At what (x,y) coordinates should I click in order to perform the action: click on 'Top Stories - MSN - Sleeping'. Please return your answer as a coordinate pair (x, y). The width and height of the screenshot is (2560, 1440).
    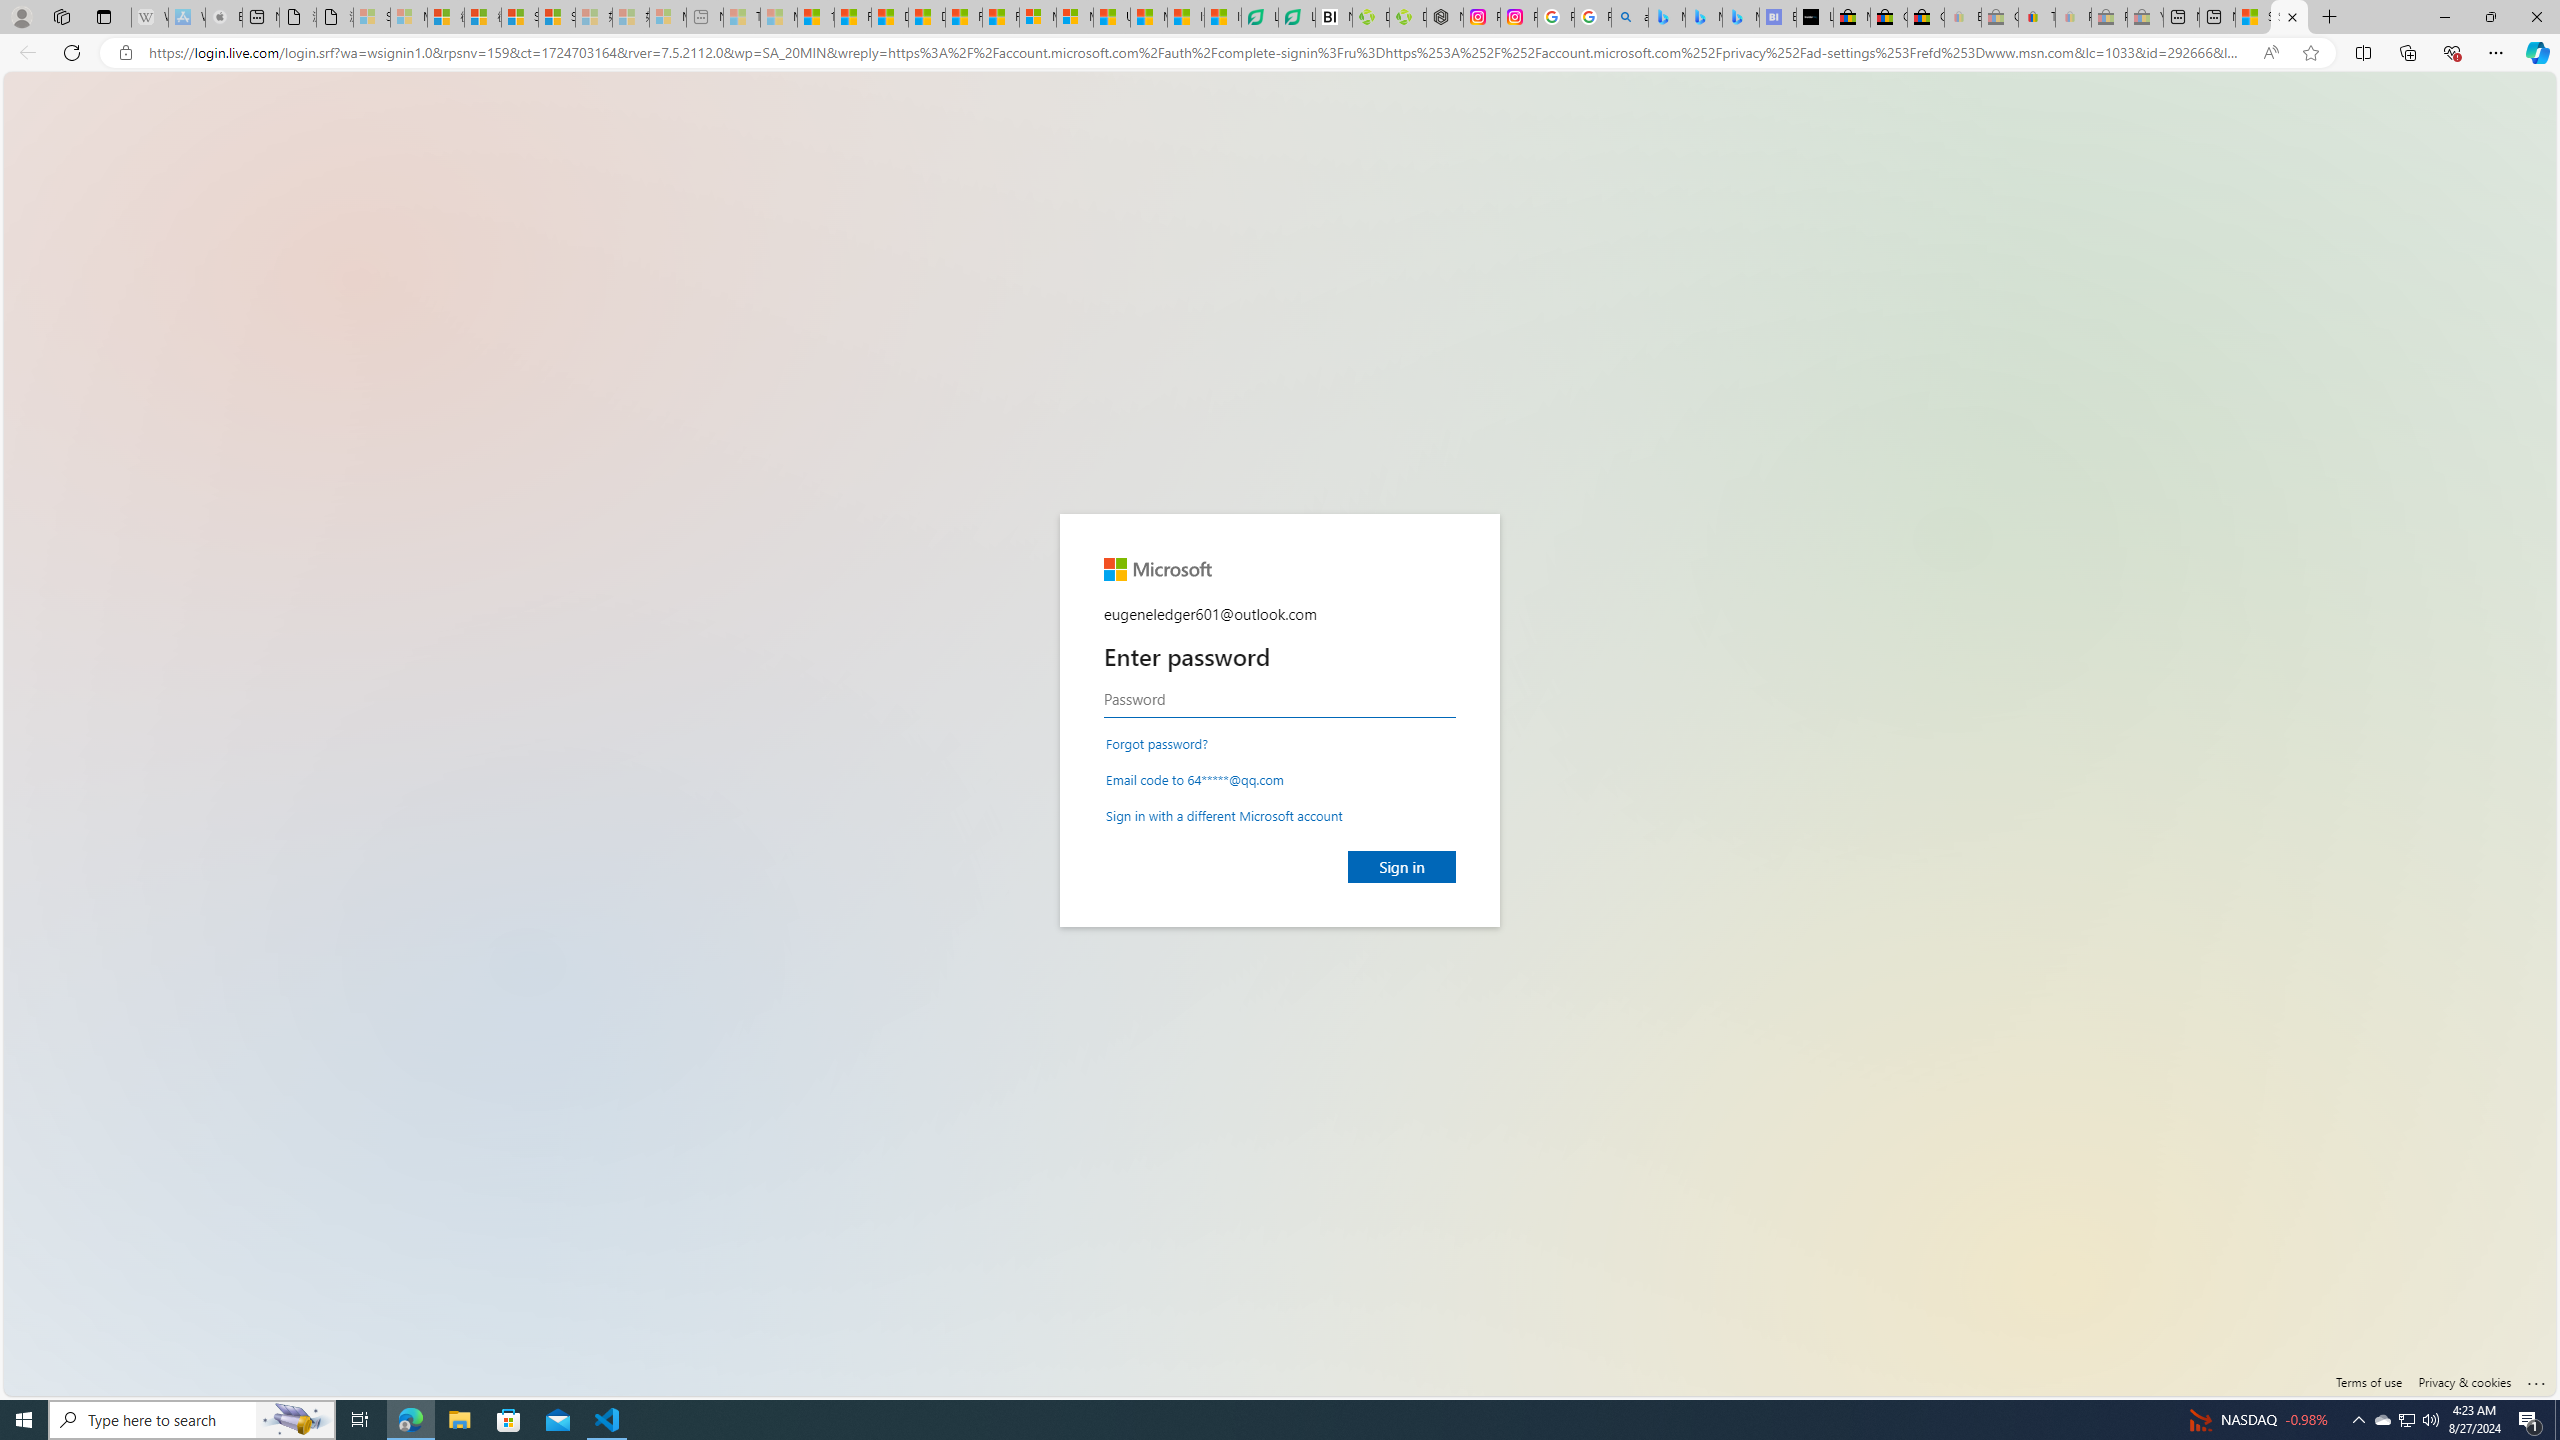
    Looking at the image, I should click on (741, 16).